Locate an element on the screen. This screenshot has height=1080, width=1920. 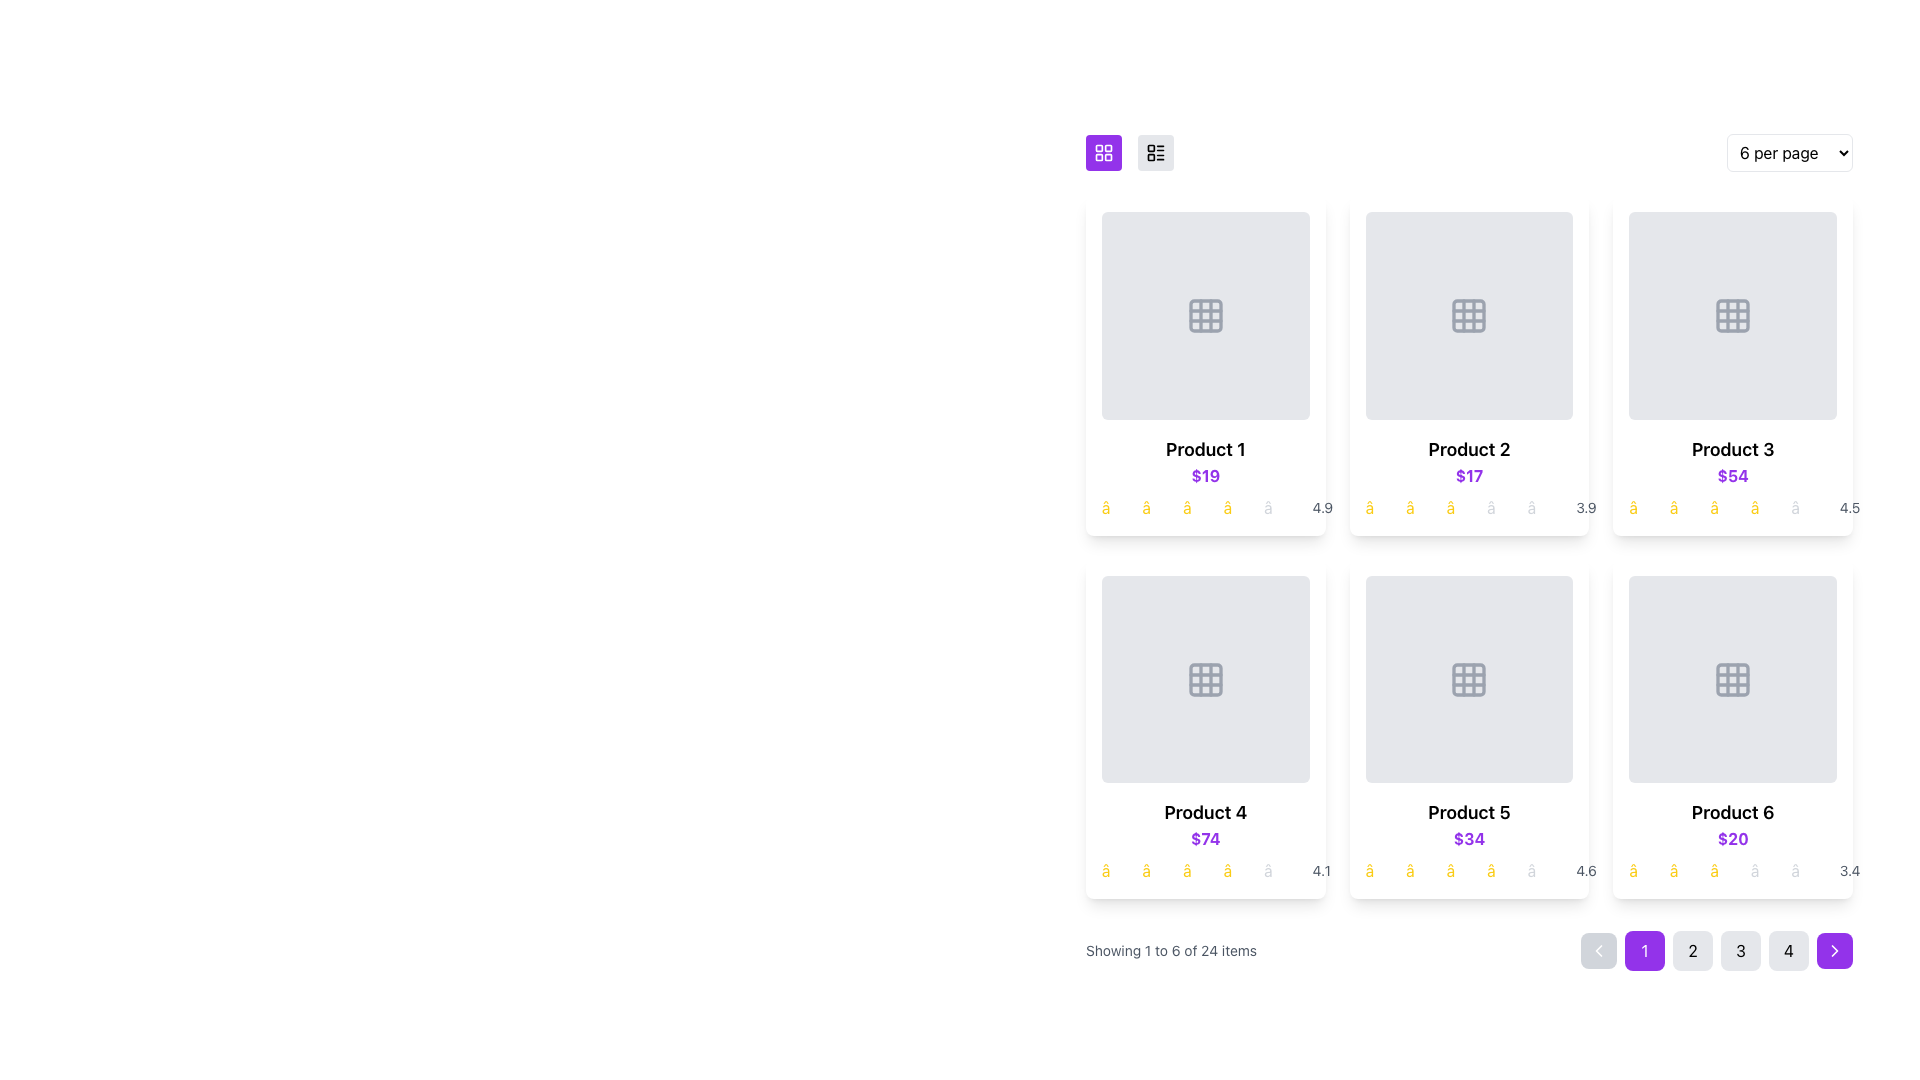
the product information display element showing 'Product 6', priced at '$20' with a rating of '3.4' to visit the product's page is located at coordinates (1732, 841).